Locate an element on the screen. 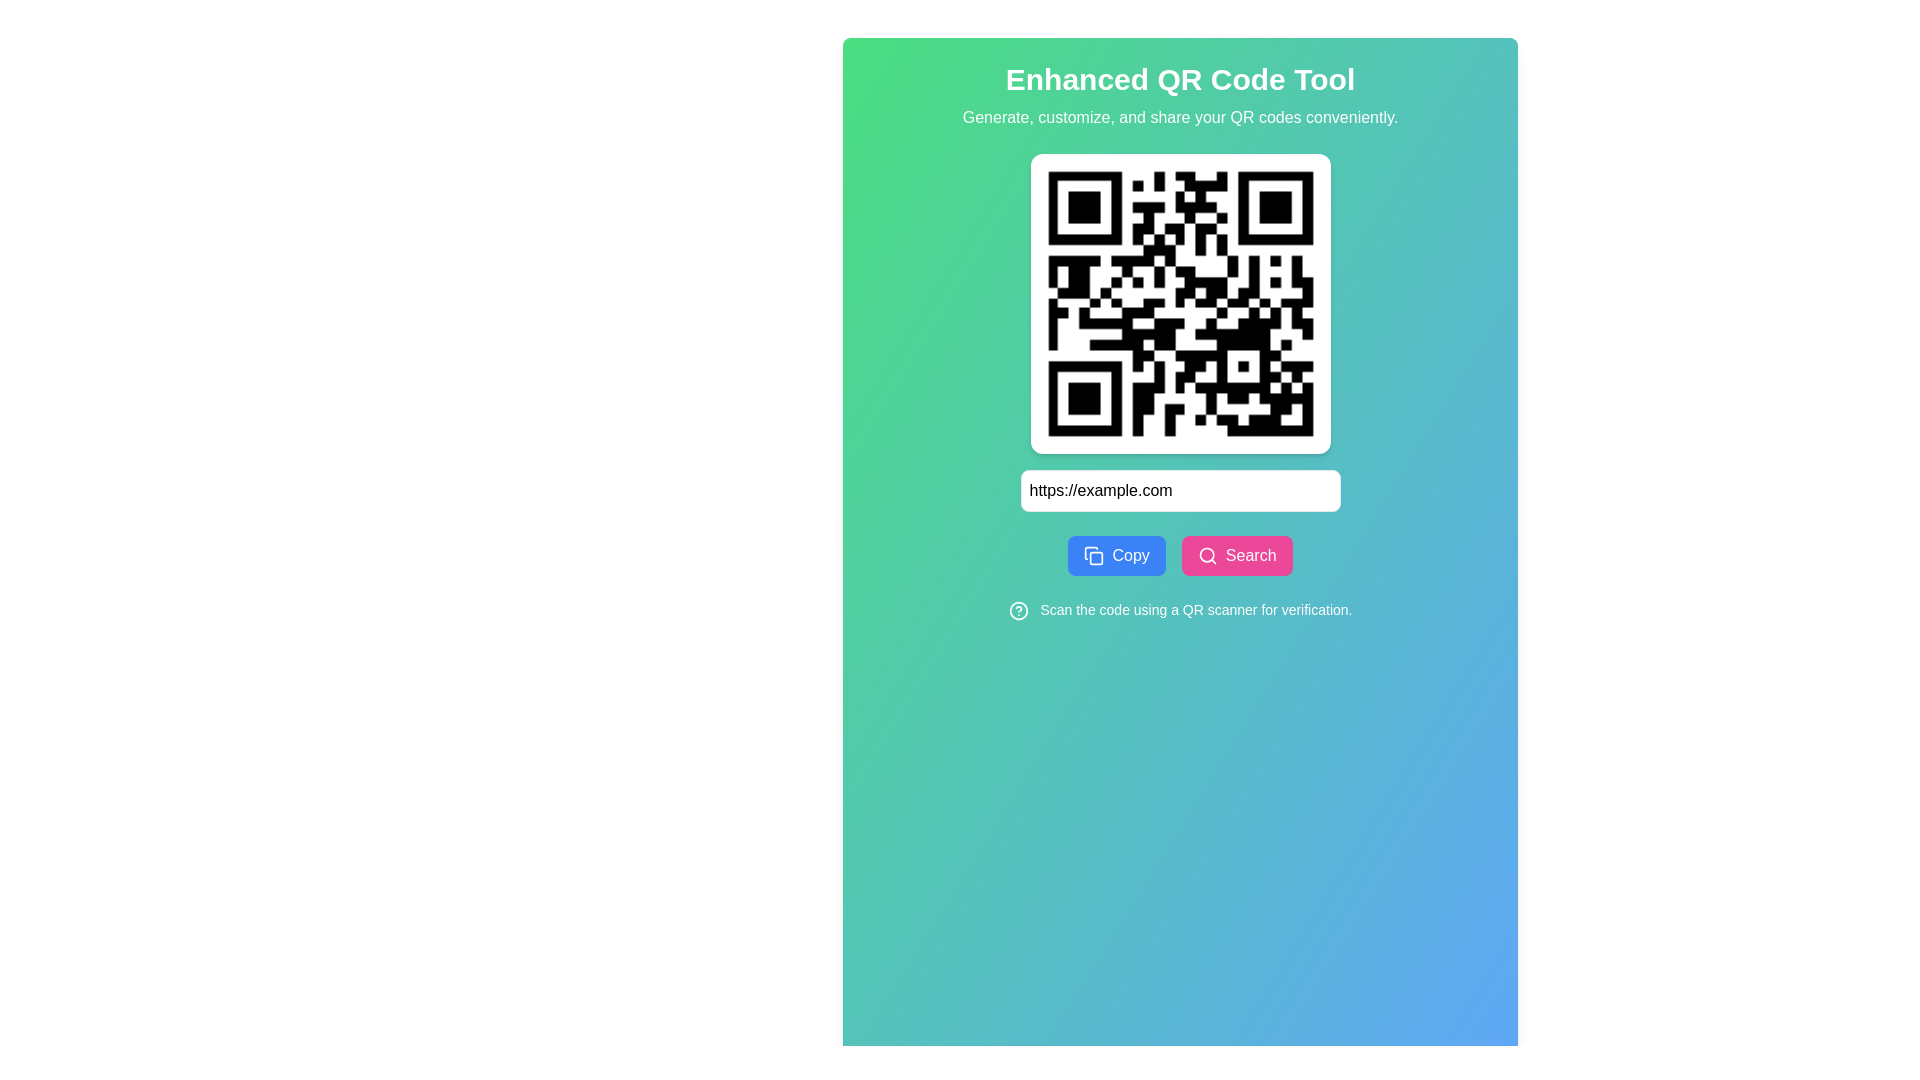  the icon located to the left of the text 'Scan the code using a QR scanner for verification' in the footer section is located at coordinates (1018, 610).